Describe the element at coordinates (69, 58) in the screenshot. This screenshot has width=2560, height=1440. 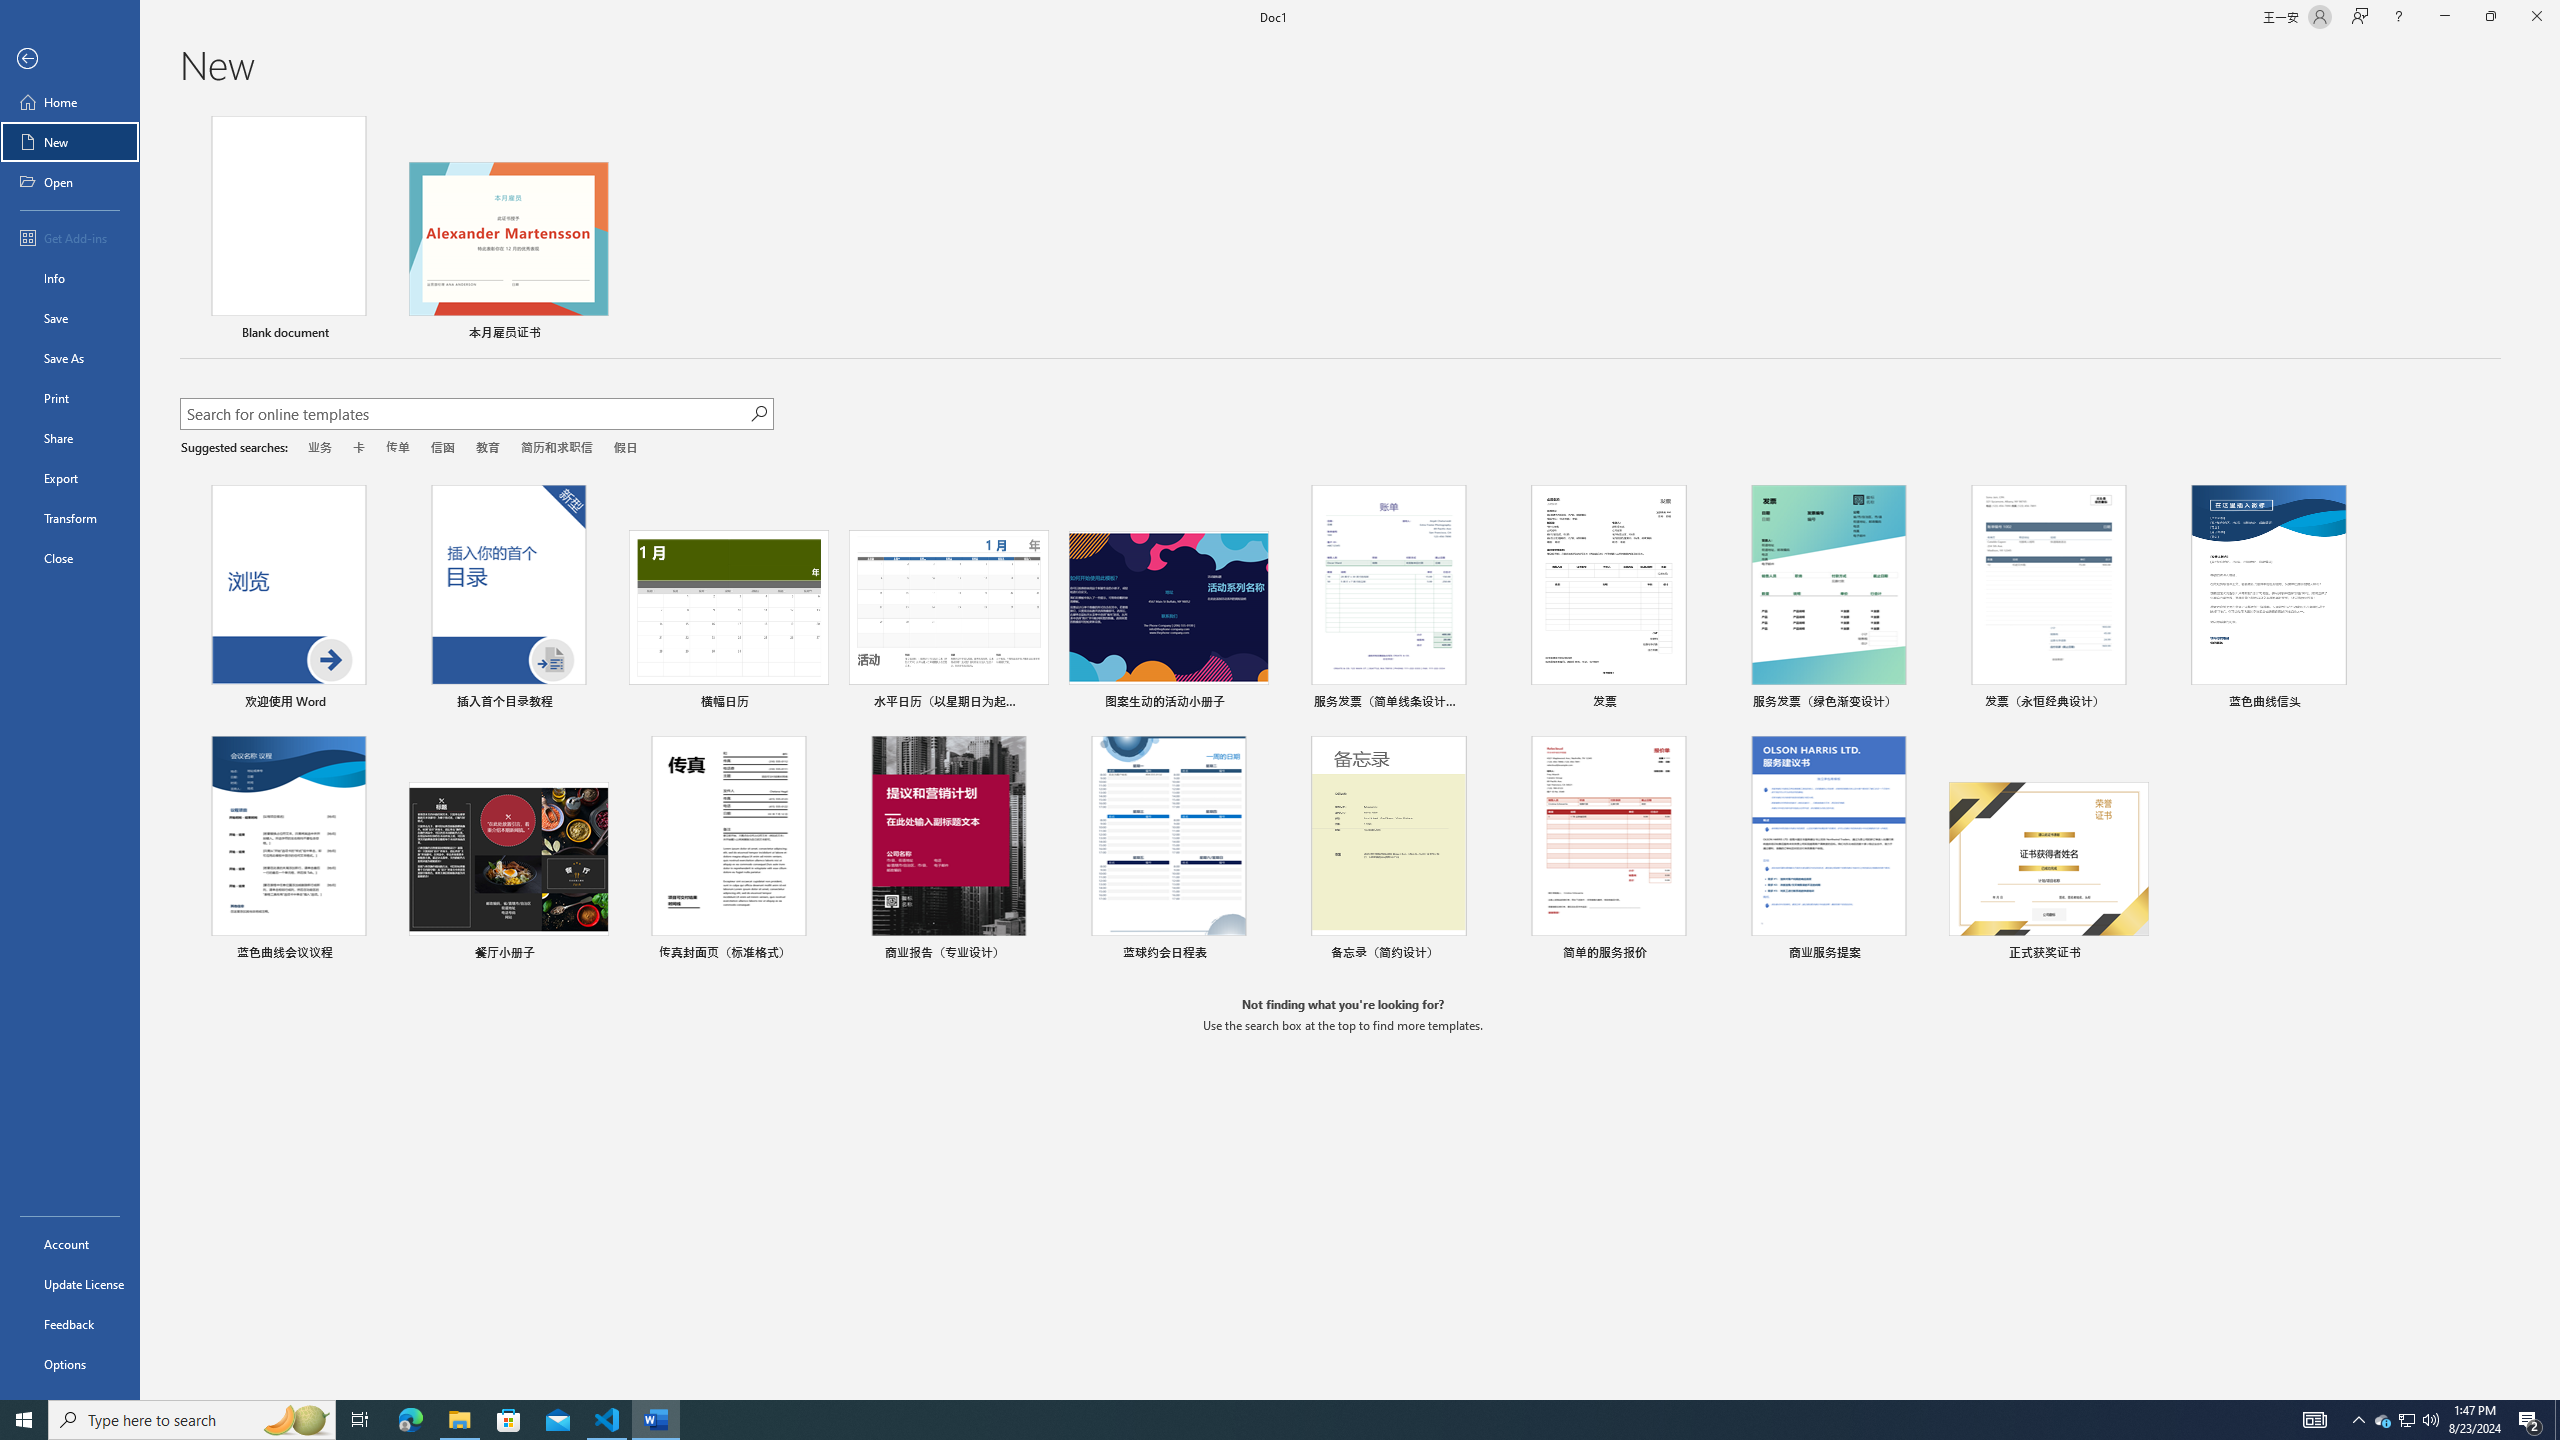
I see `'Back'` at that location.